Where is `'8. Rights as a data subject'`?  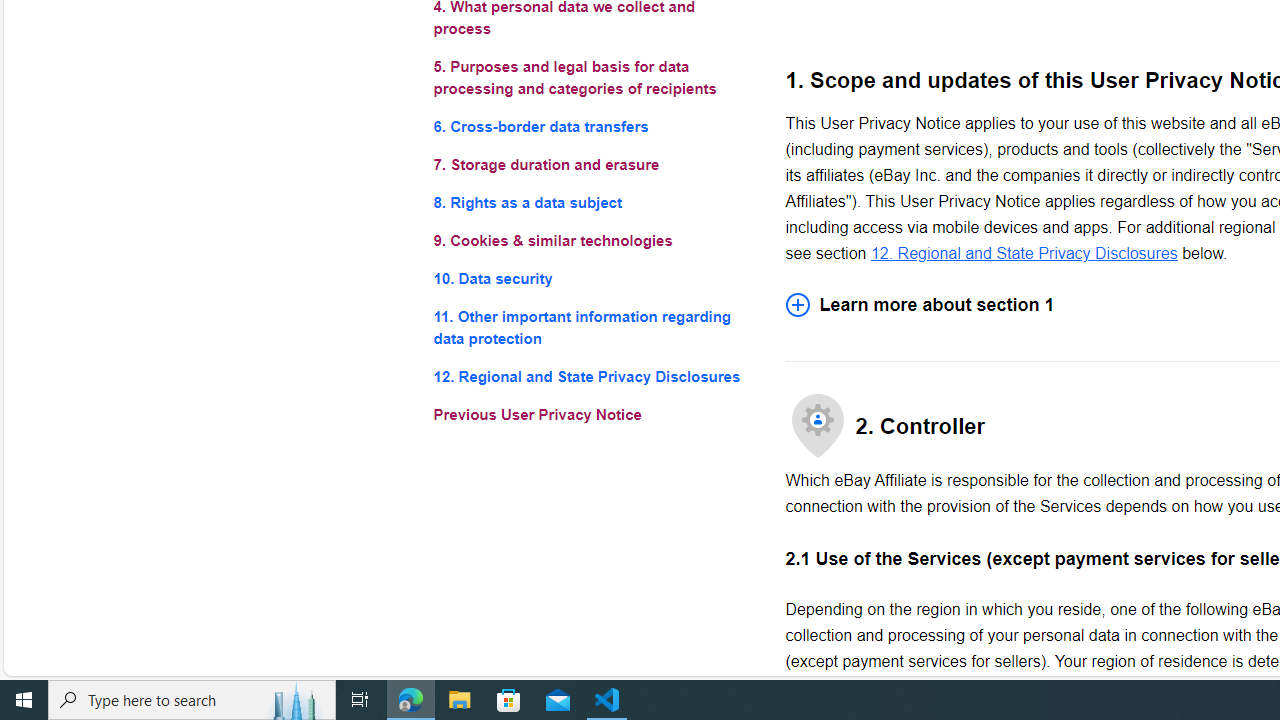 '8. Rights as a data subject' is located at coordinates (592, 203).